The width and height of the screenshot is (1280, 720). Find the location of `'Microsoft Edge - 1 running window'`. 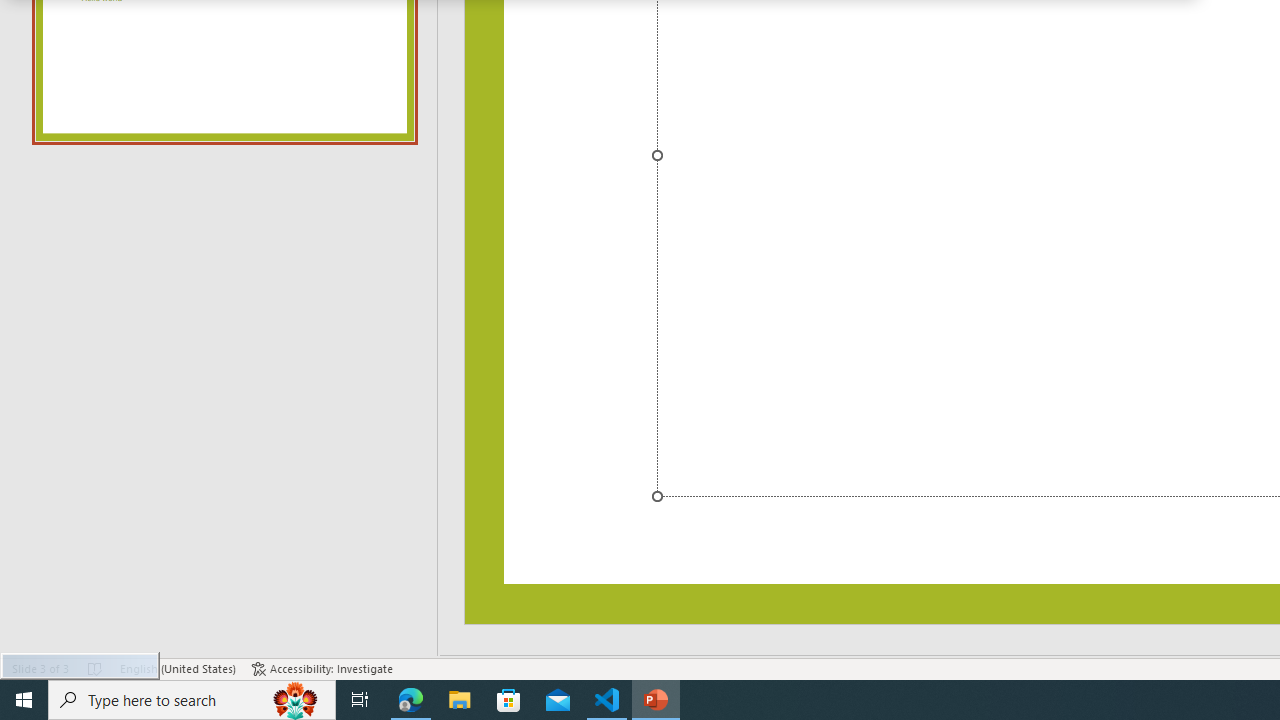

'Microsoft Edge - 1 running window' is located at coordinates (410, 698).